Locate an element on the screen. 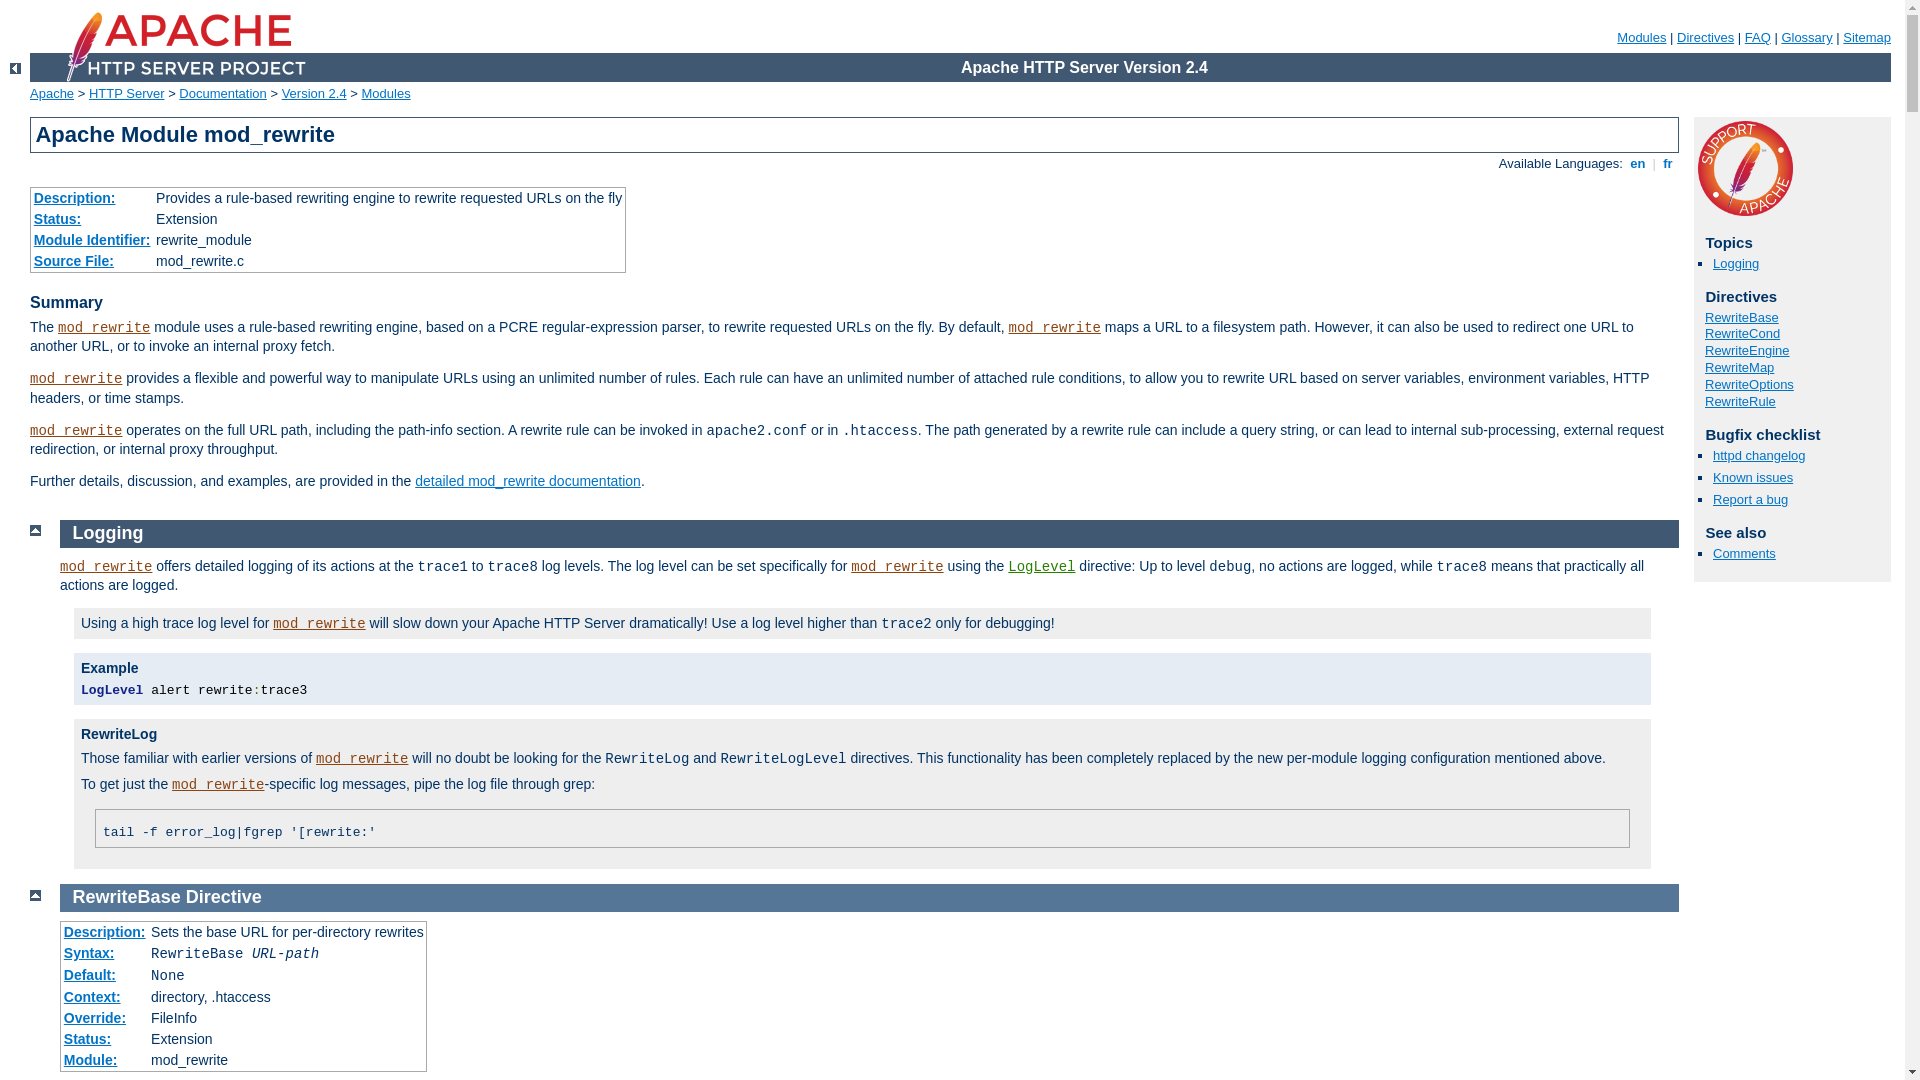  'Directive' is located at coordinates (224, 896).